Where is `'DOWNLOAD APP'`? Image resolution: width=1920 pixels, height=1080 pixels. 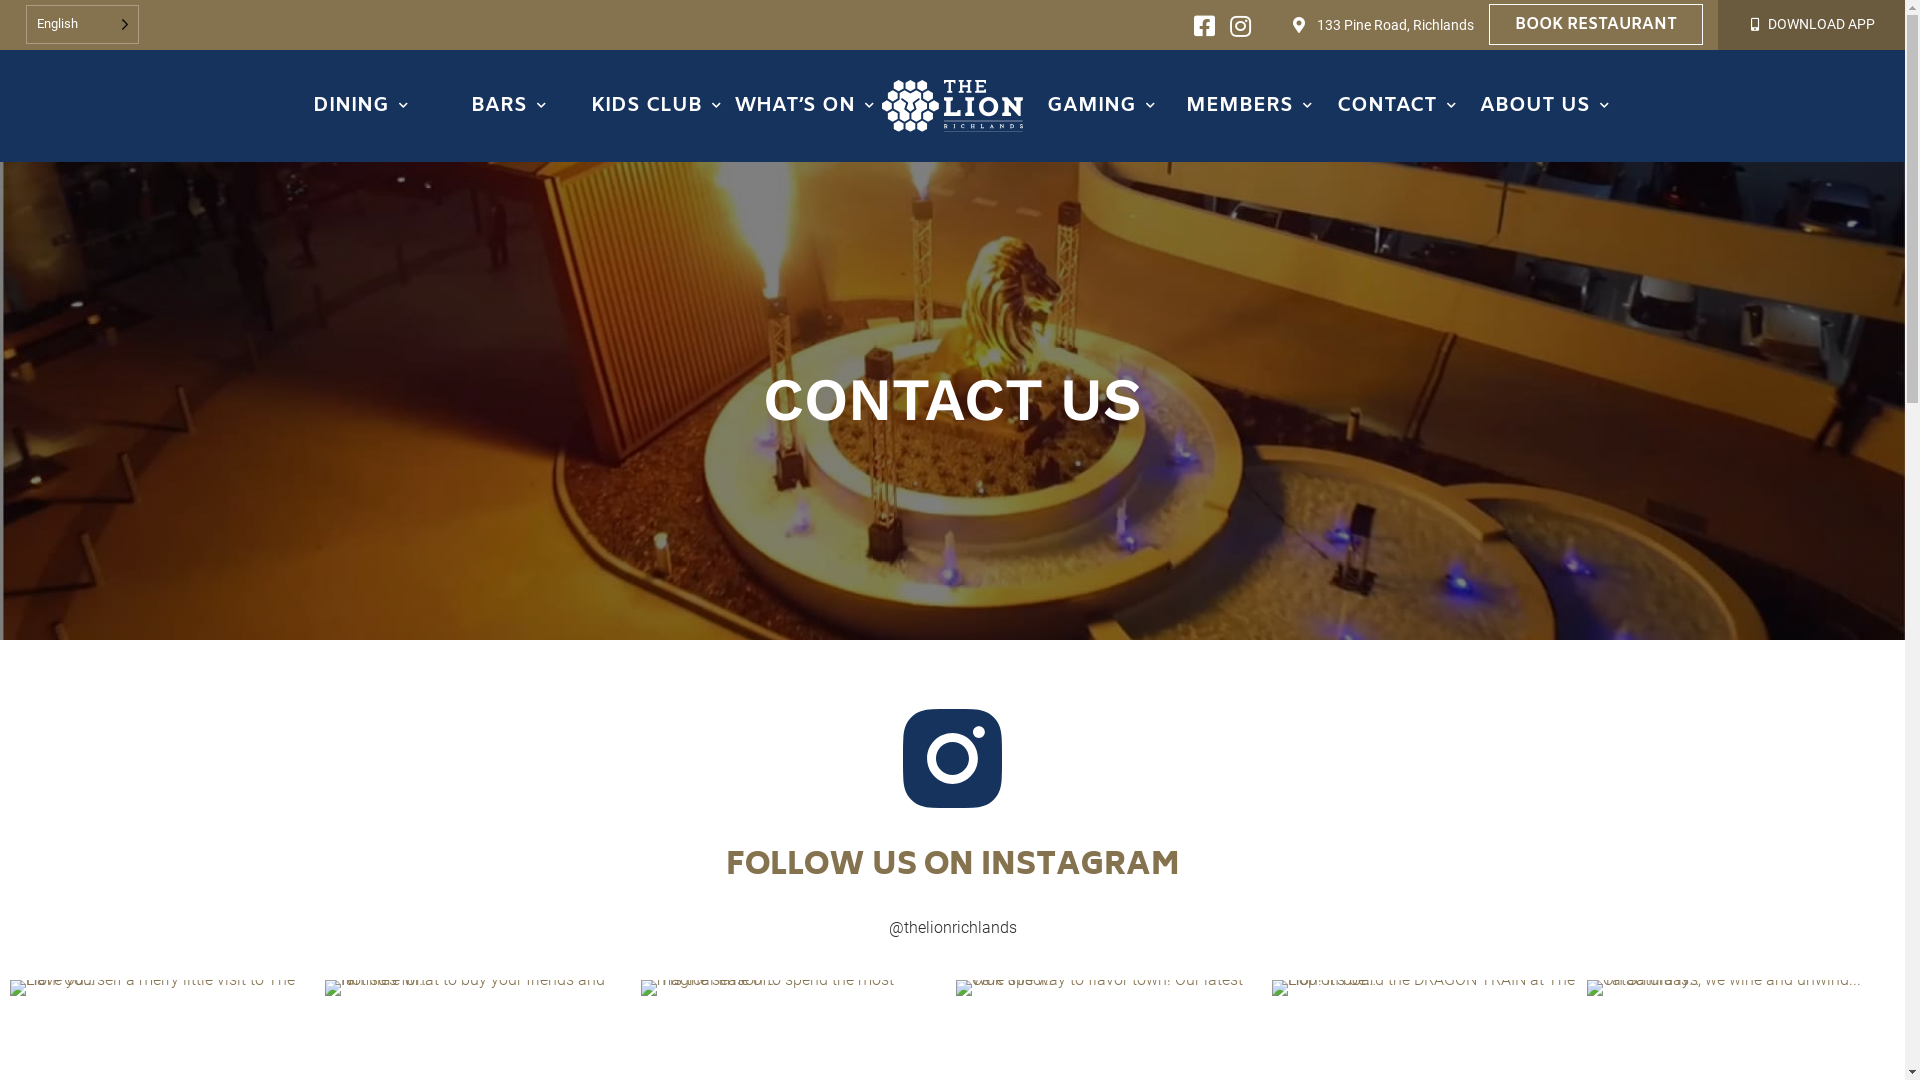 'DOWNLOAD APP' is located at coordinates (1821, 23).